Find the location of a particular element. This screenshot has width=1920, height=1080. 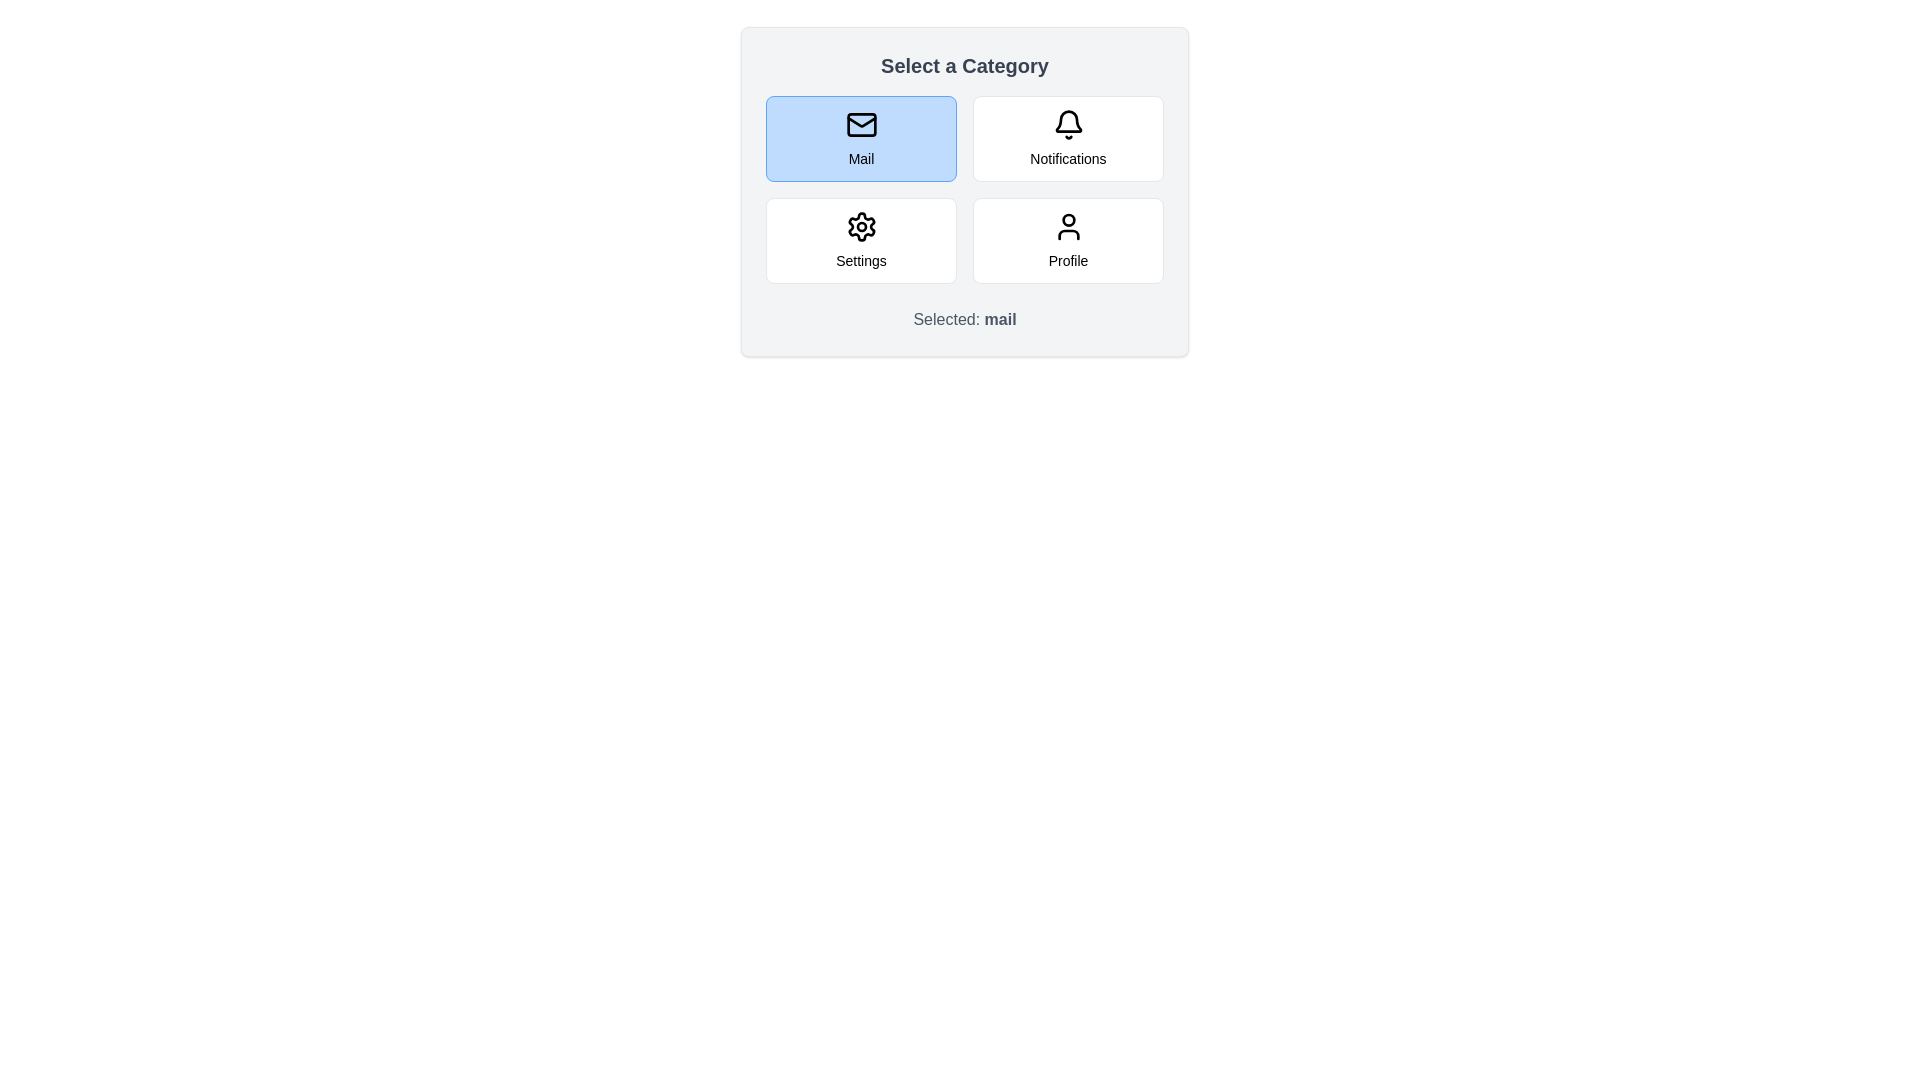

the category button corresponding to Notifications is located at coordinates (1067, 137).